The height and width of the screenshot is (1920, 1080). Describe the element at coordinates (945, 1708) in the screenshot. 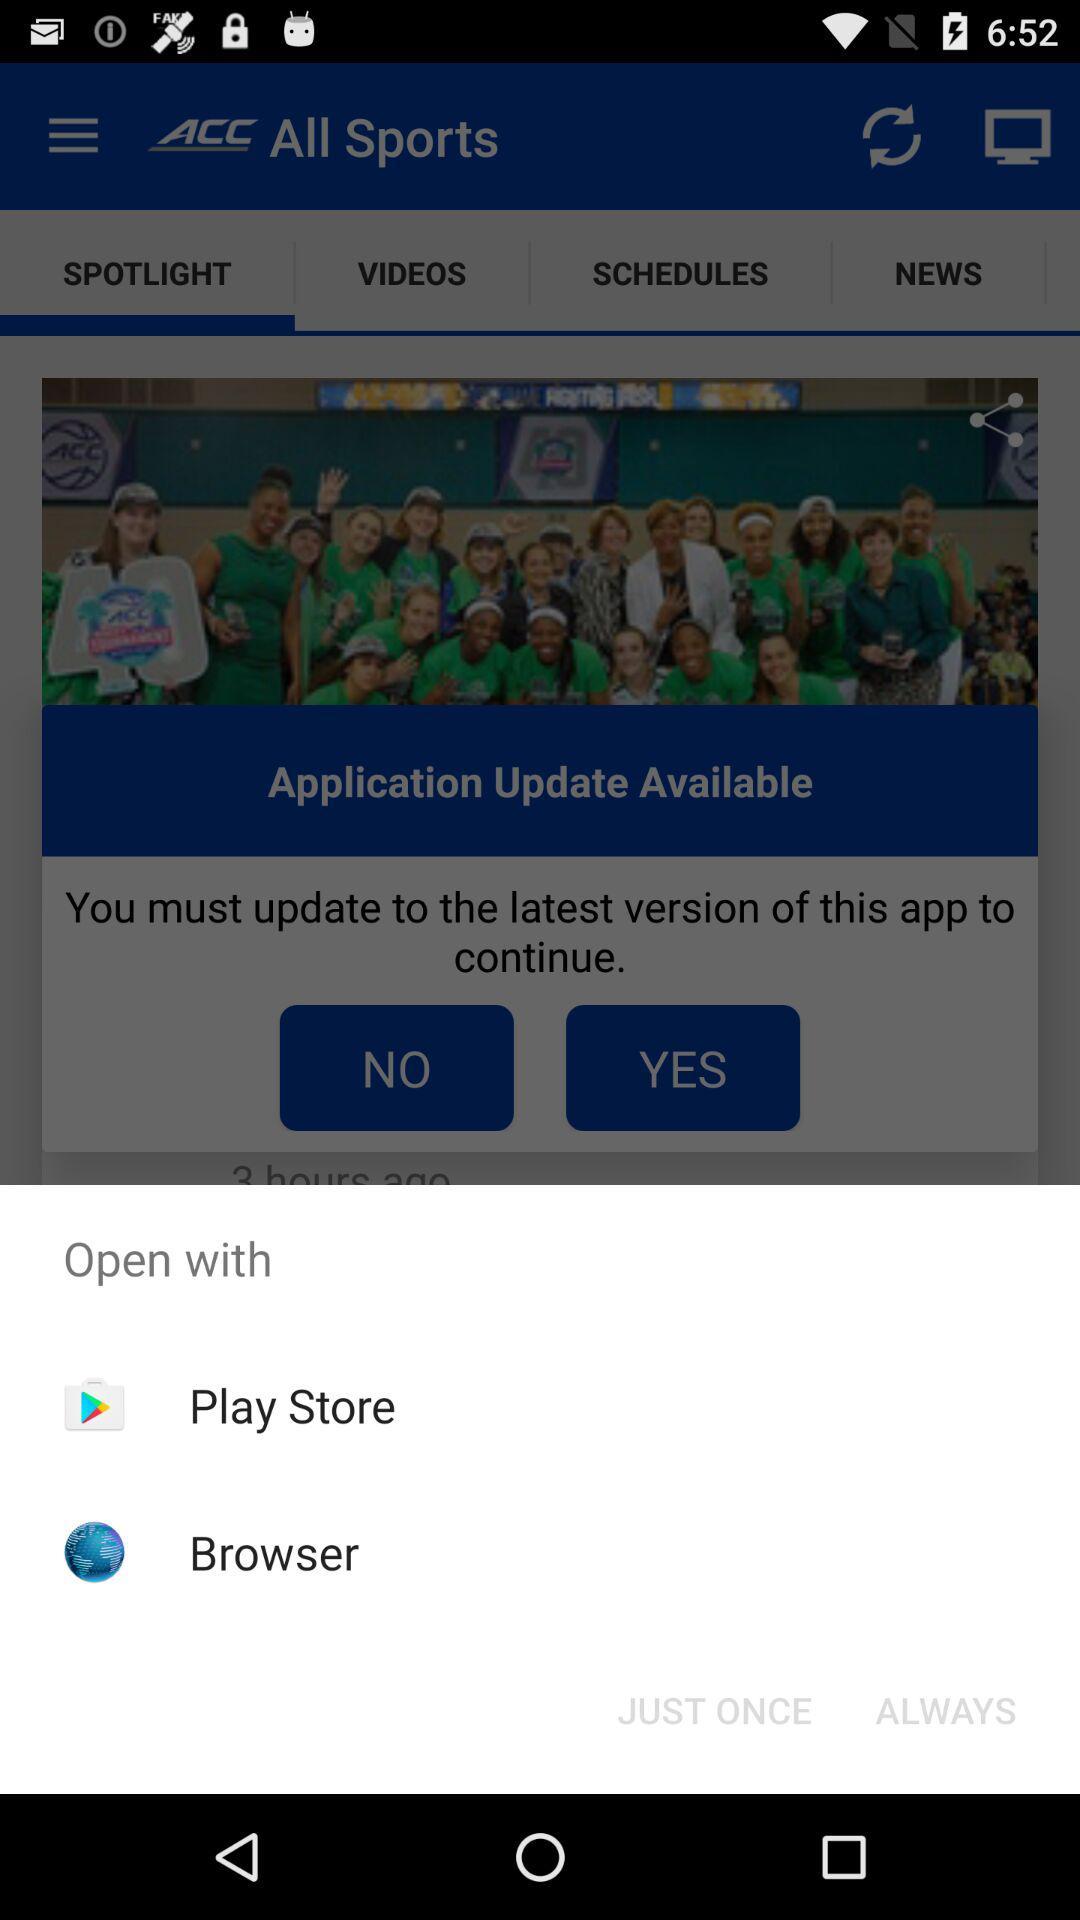

I see `the item to the right of just once button` at that location.